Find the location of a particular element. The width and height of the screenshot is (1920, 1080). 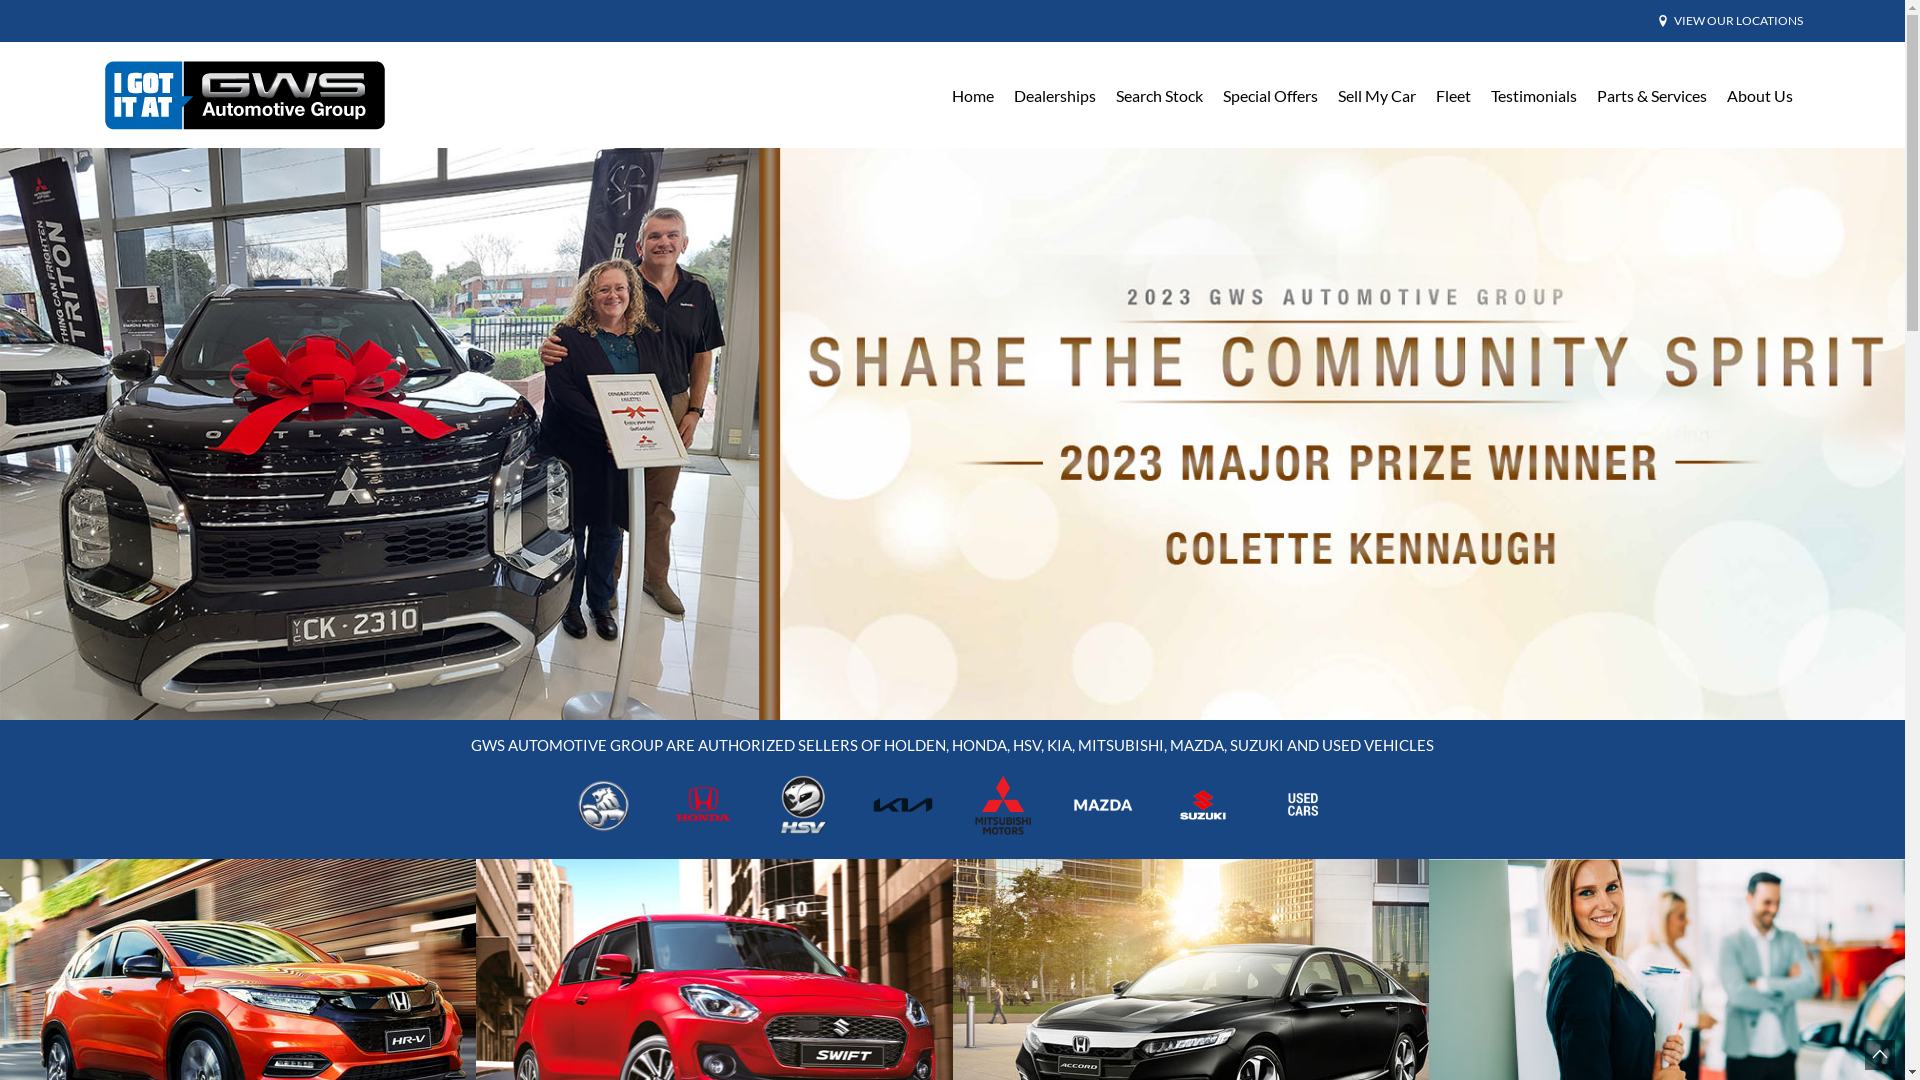

'Home' is located at coordinates (973, 95).